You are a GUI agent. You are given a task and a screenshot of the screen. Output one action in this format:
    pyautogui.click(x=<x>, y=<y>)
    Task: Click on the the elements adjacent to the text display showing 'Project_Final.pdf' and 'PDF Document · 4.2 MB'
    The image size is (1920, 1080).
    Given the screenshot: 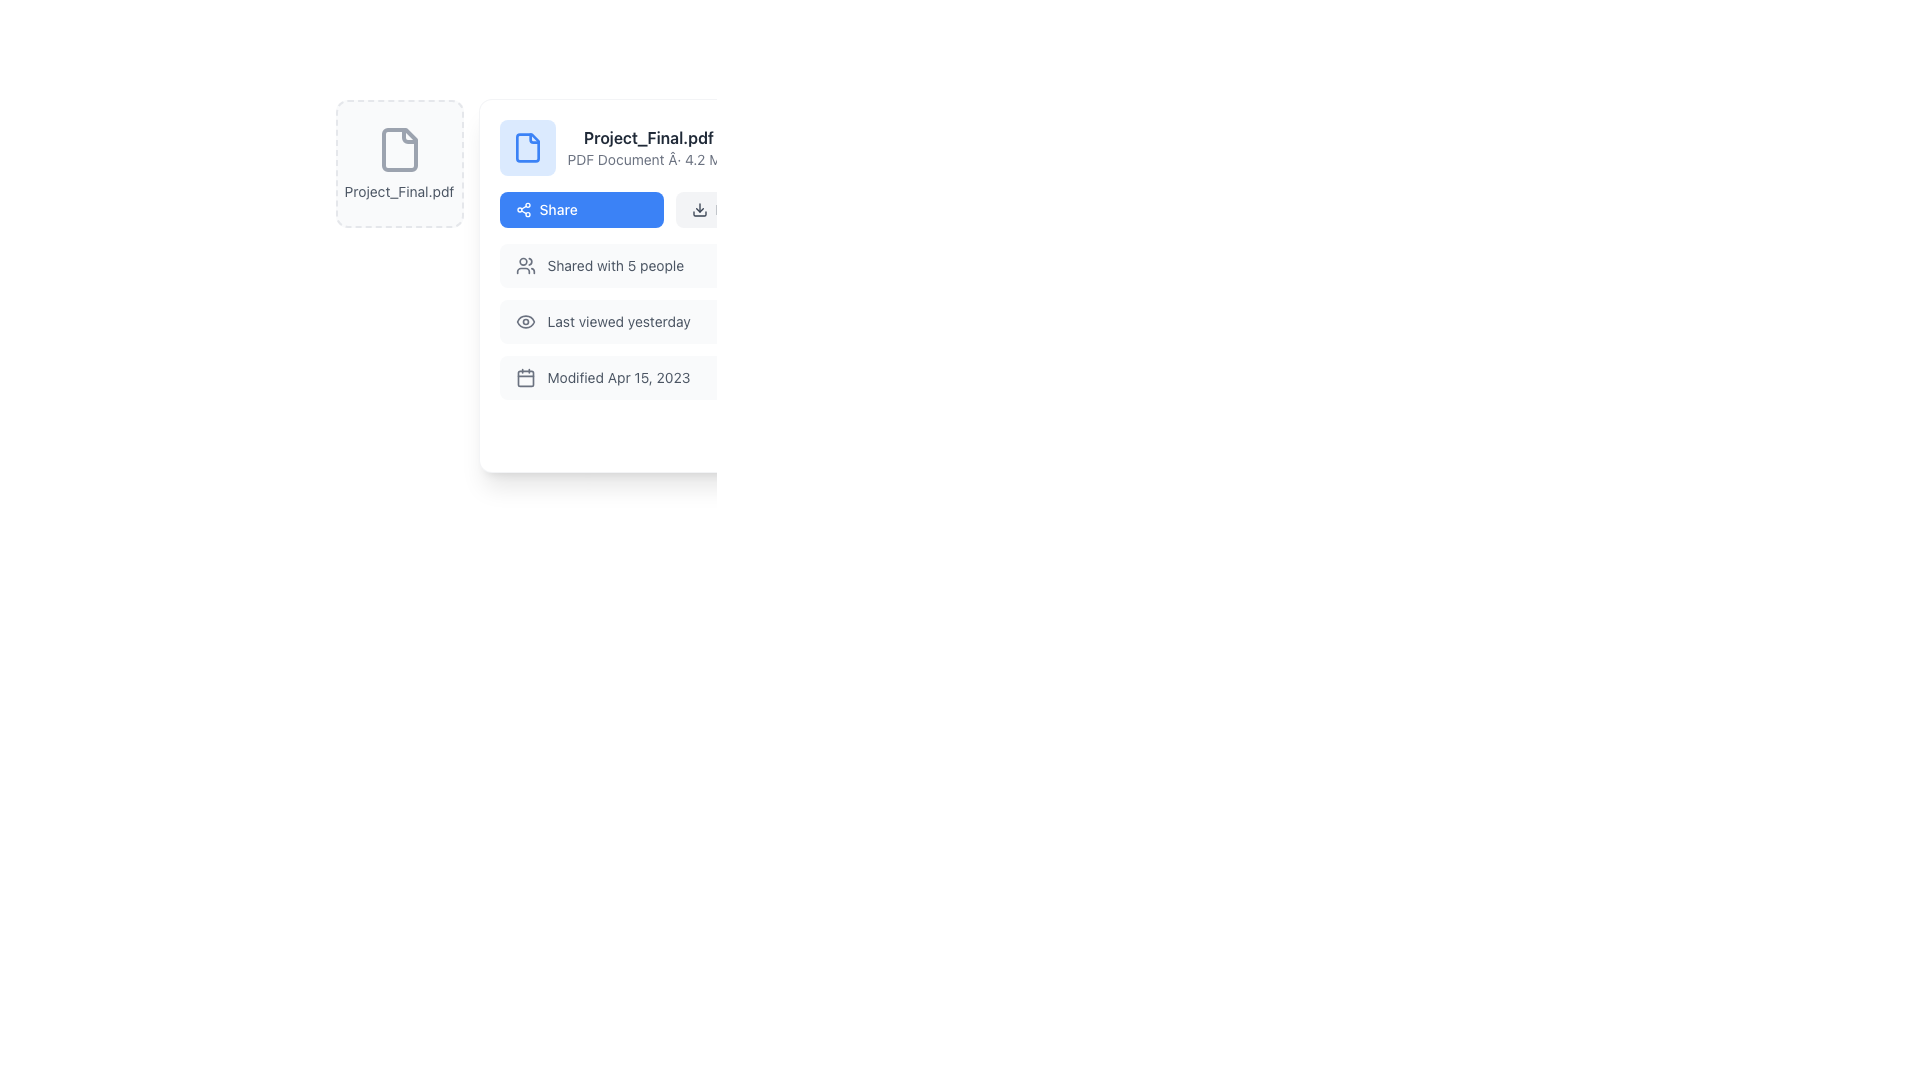 What is the action you would take?
    pyautogui.click(x=648, y=146)
    